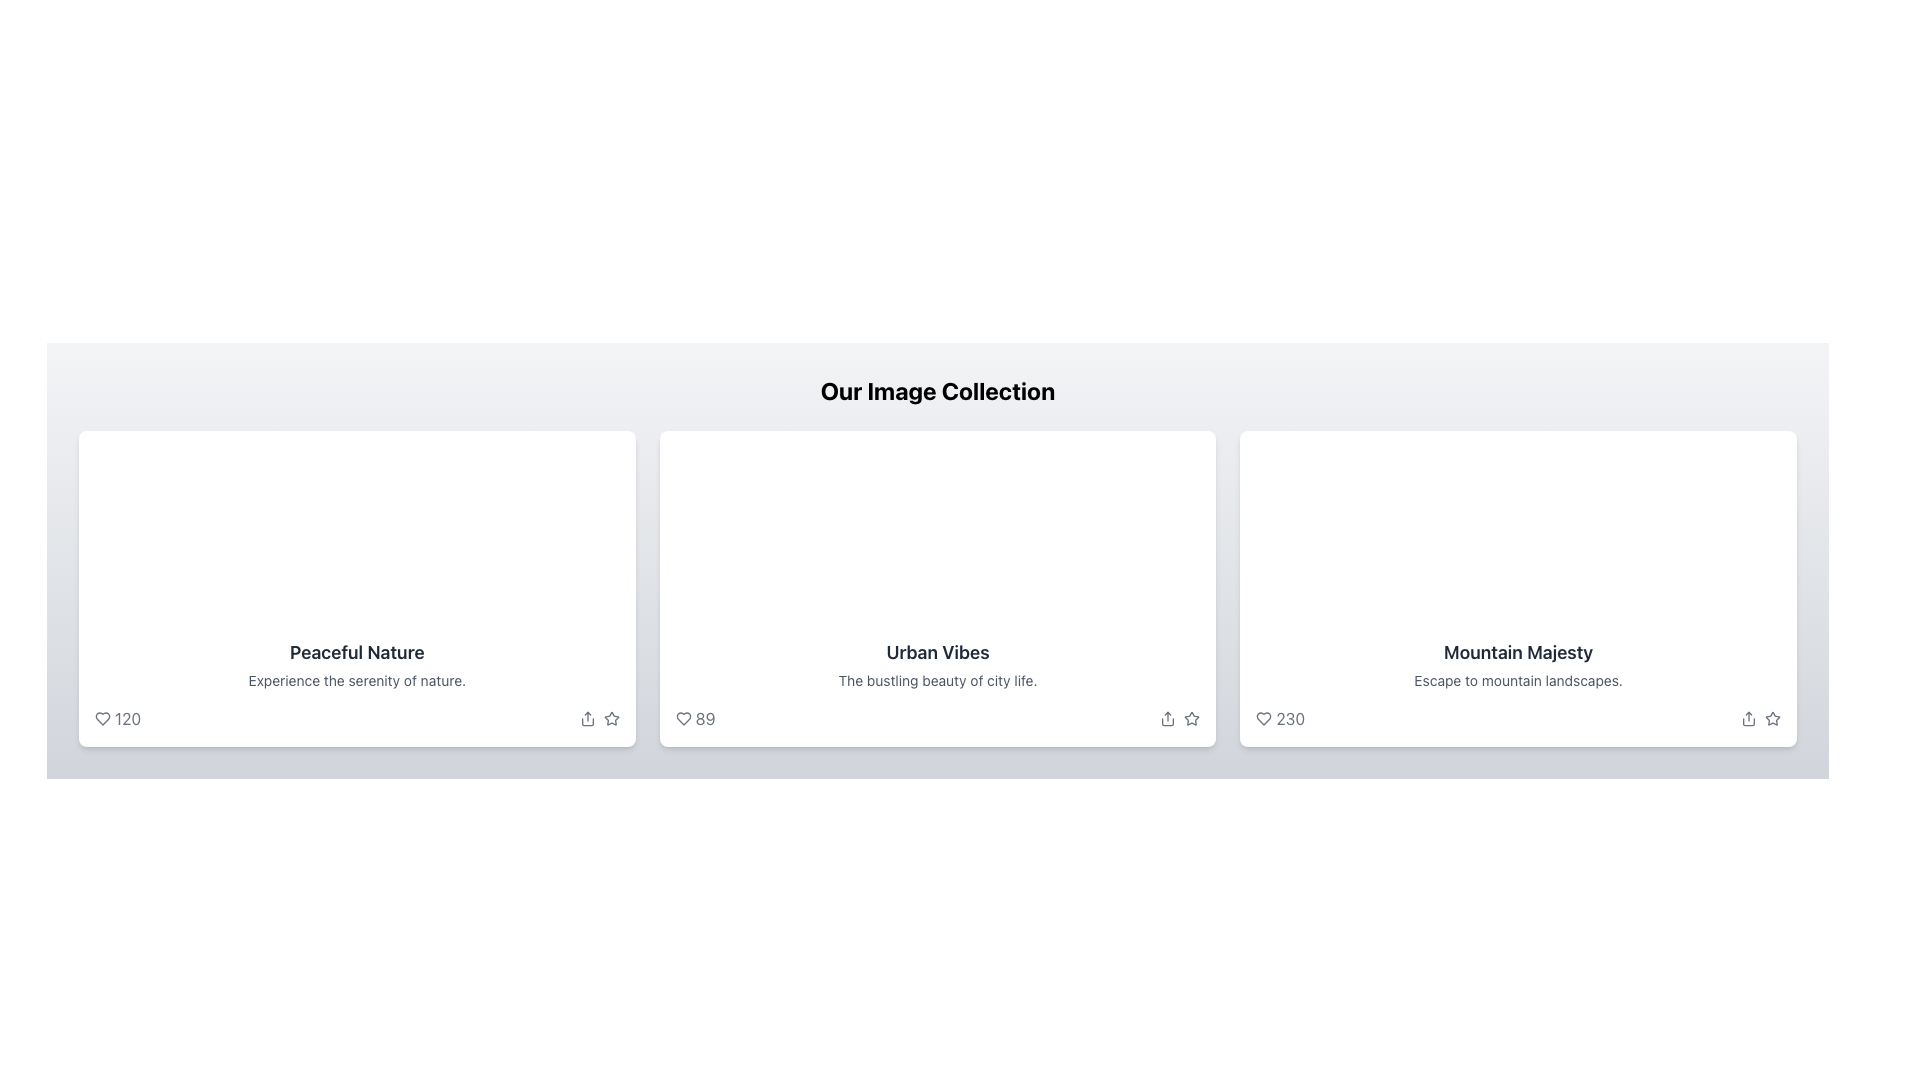  I want to click on the star-shaped icon with a hollow outline located in the bottom-right corner of the 'Mountain Majesty' card to bookmark or unbookmark it, so click(1771, 716).